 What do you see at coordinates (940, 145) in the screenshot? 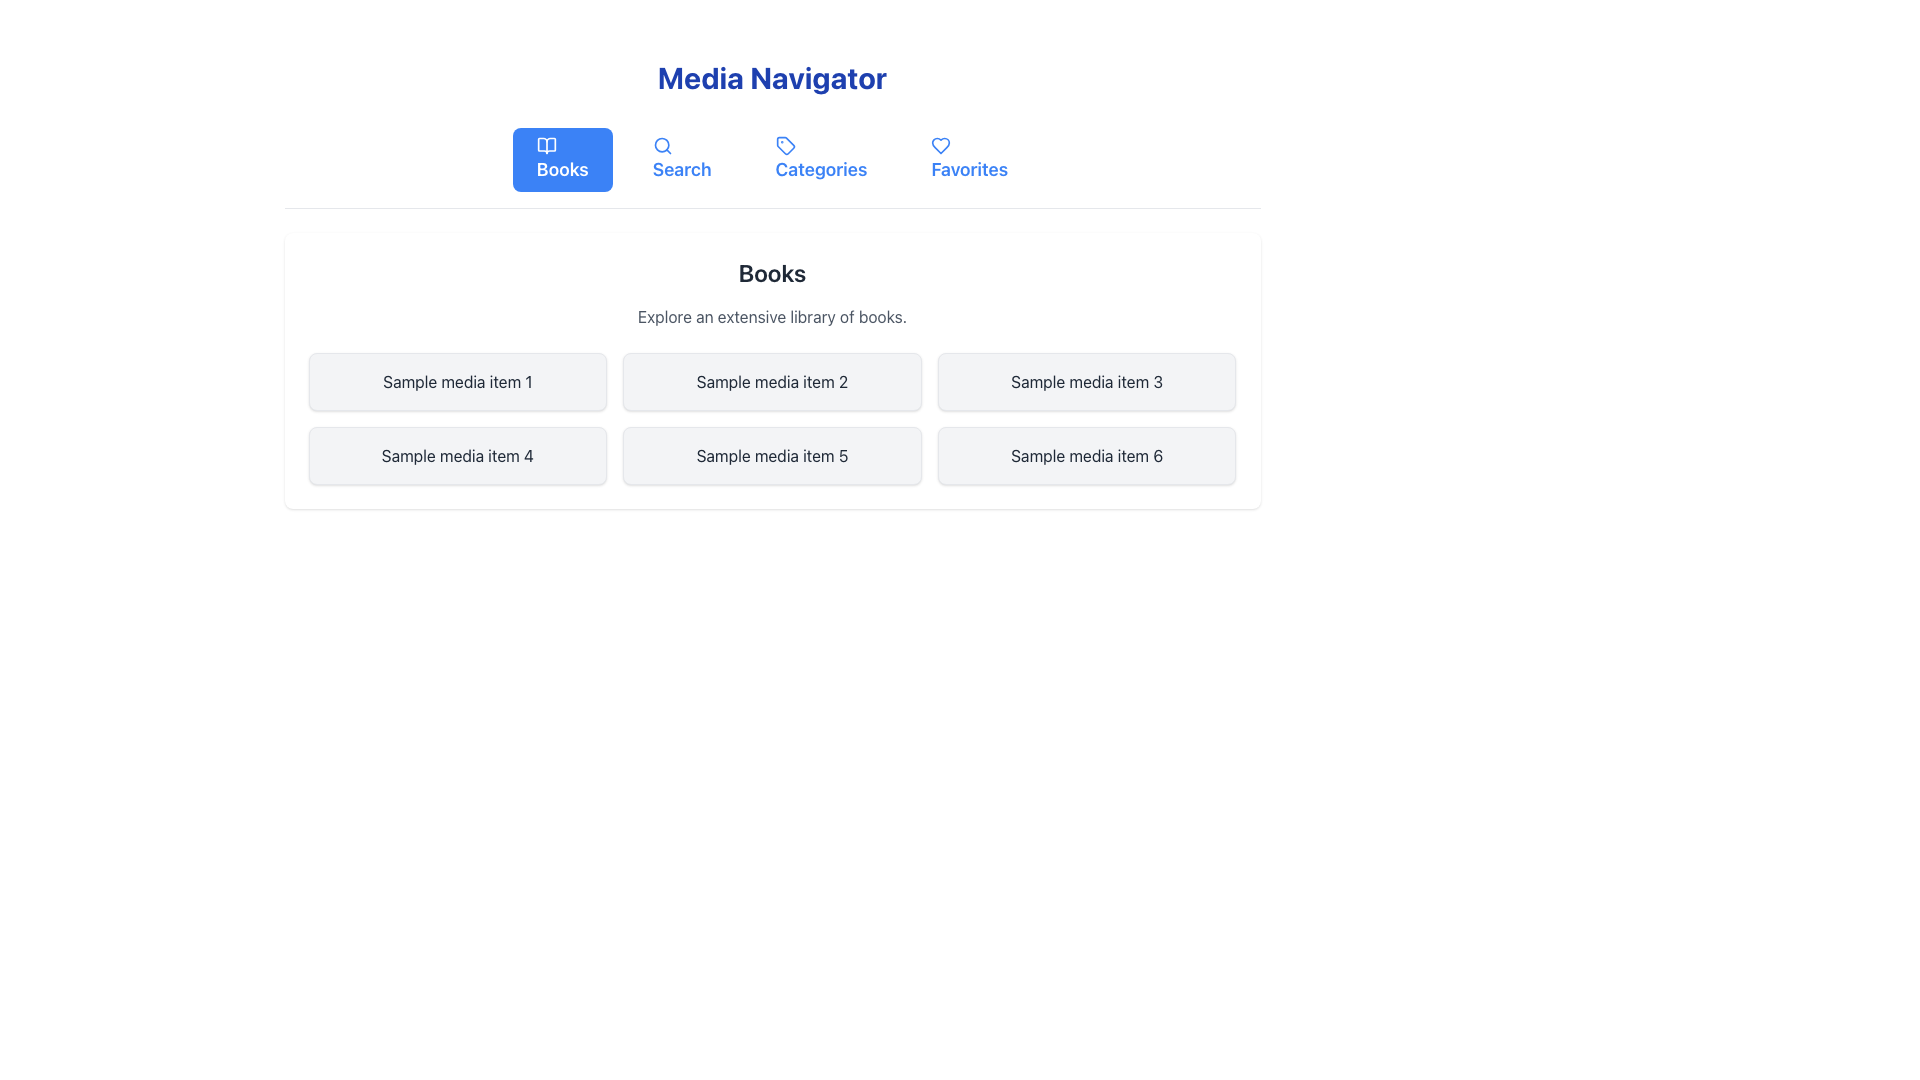
I see `the heart-shaped icon outlined in blue in the toolbar` at bounding box center [940, 145].